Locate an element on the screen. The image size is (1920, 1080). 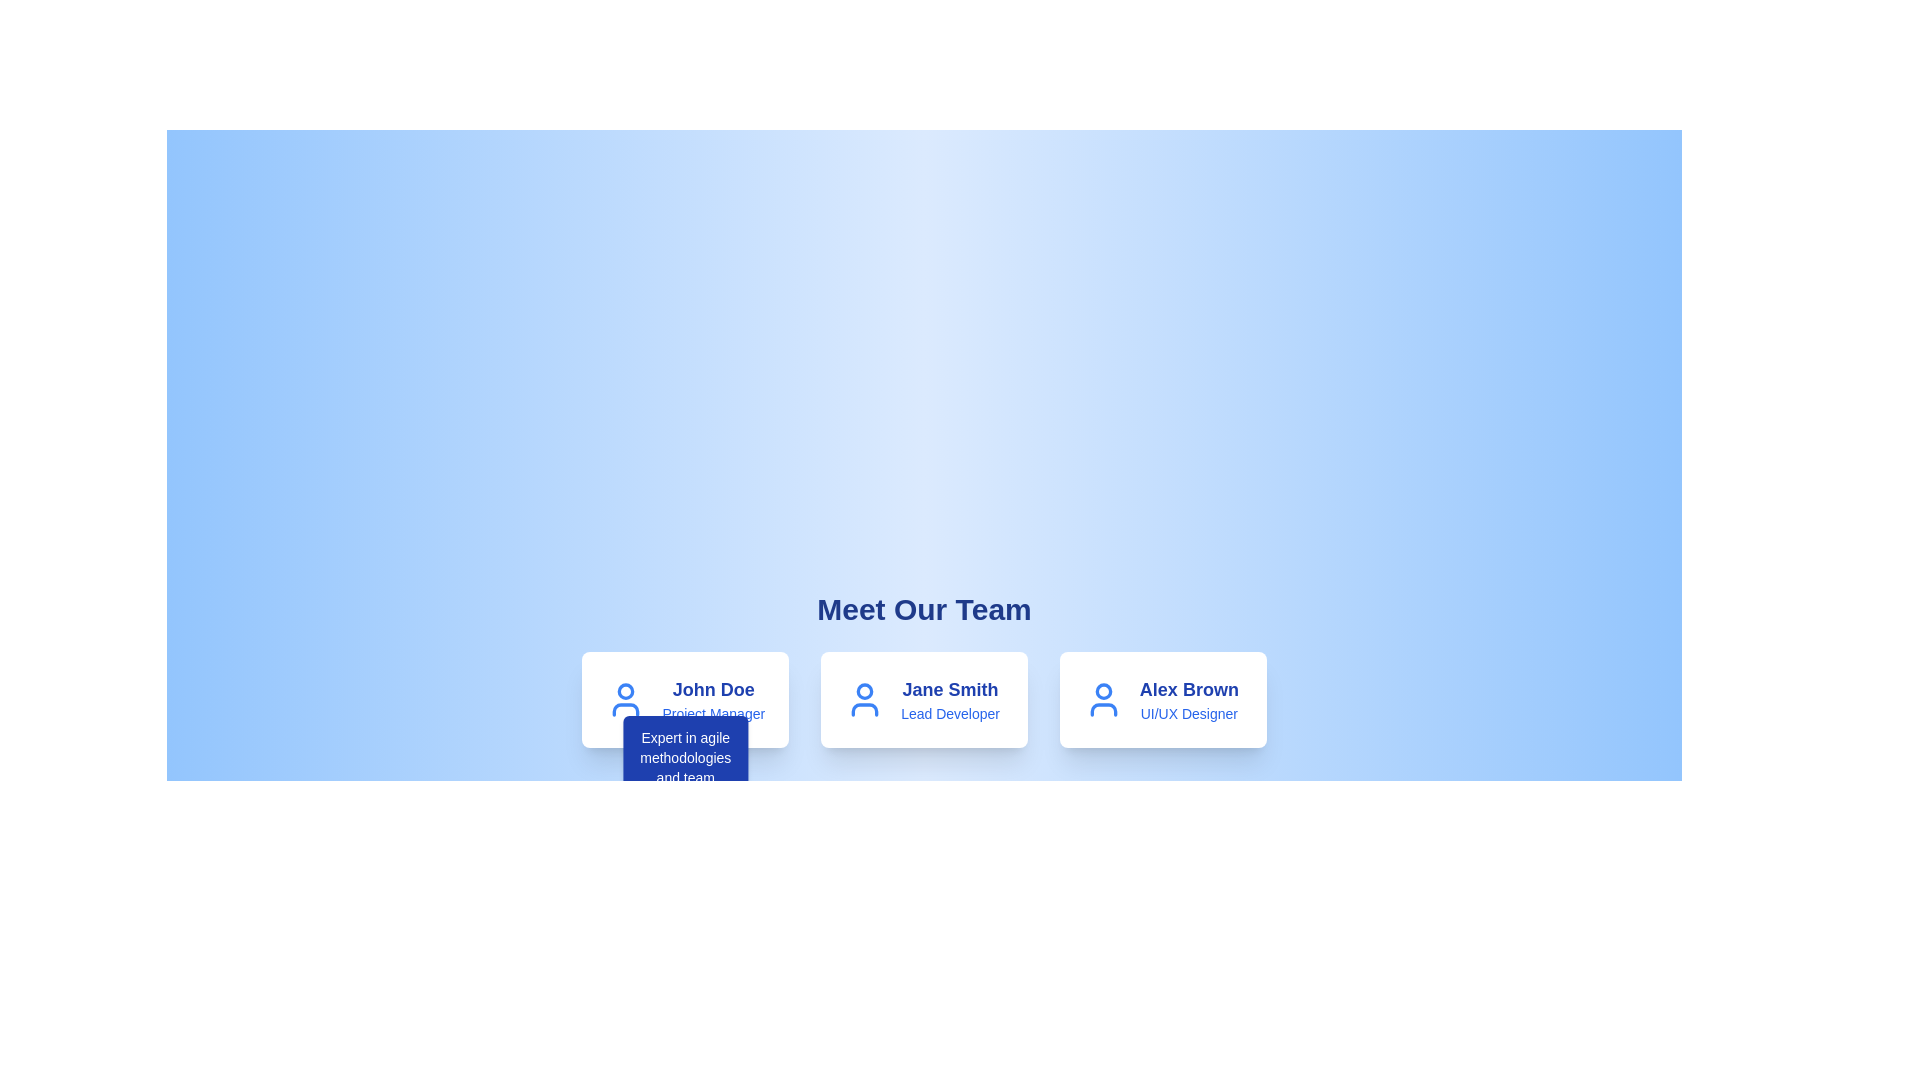
the blue user icon representing John Doe, which is styled as an outline of a person and located at the left side of the card's header area is located at coordinates (625, 698).